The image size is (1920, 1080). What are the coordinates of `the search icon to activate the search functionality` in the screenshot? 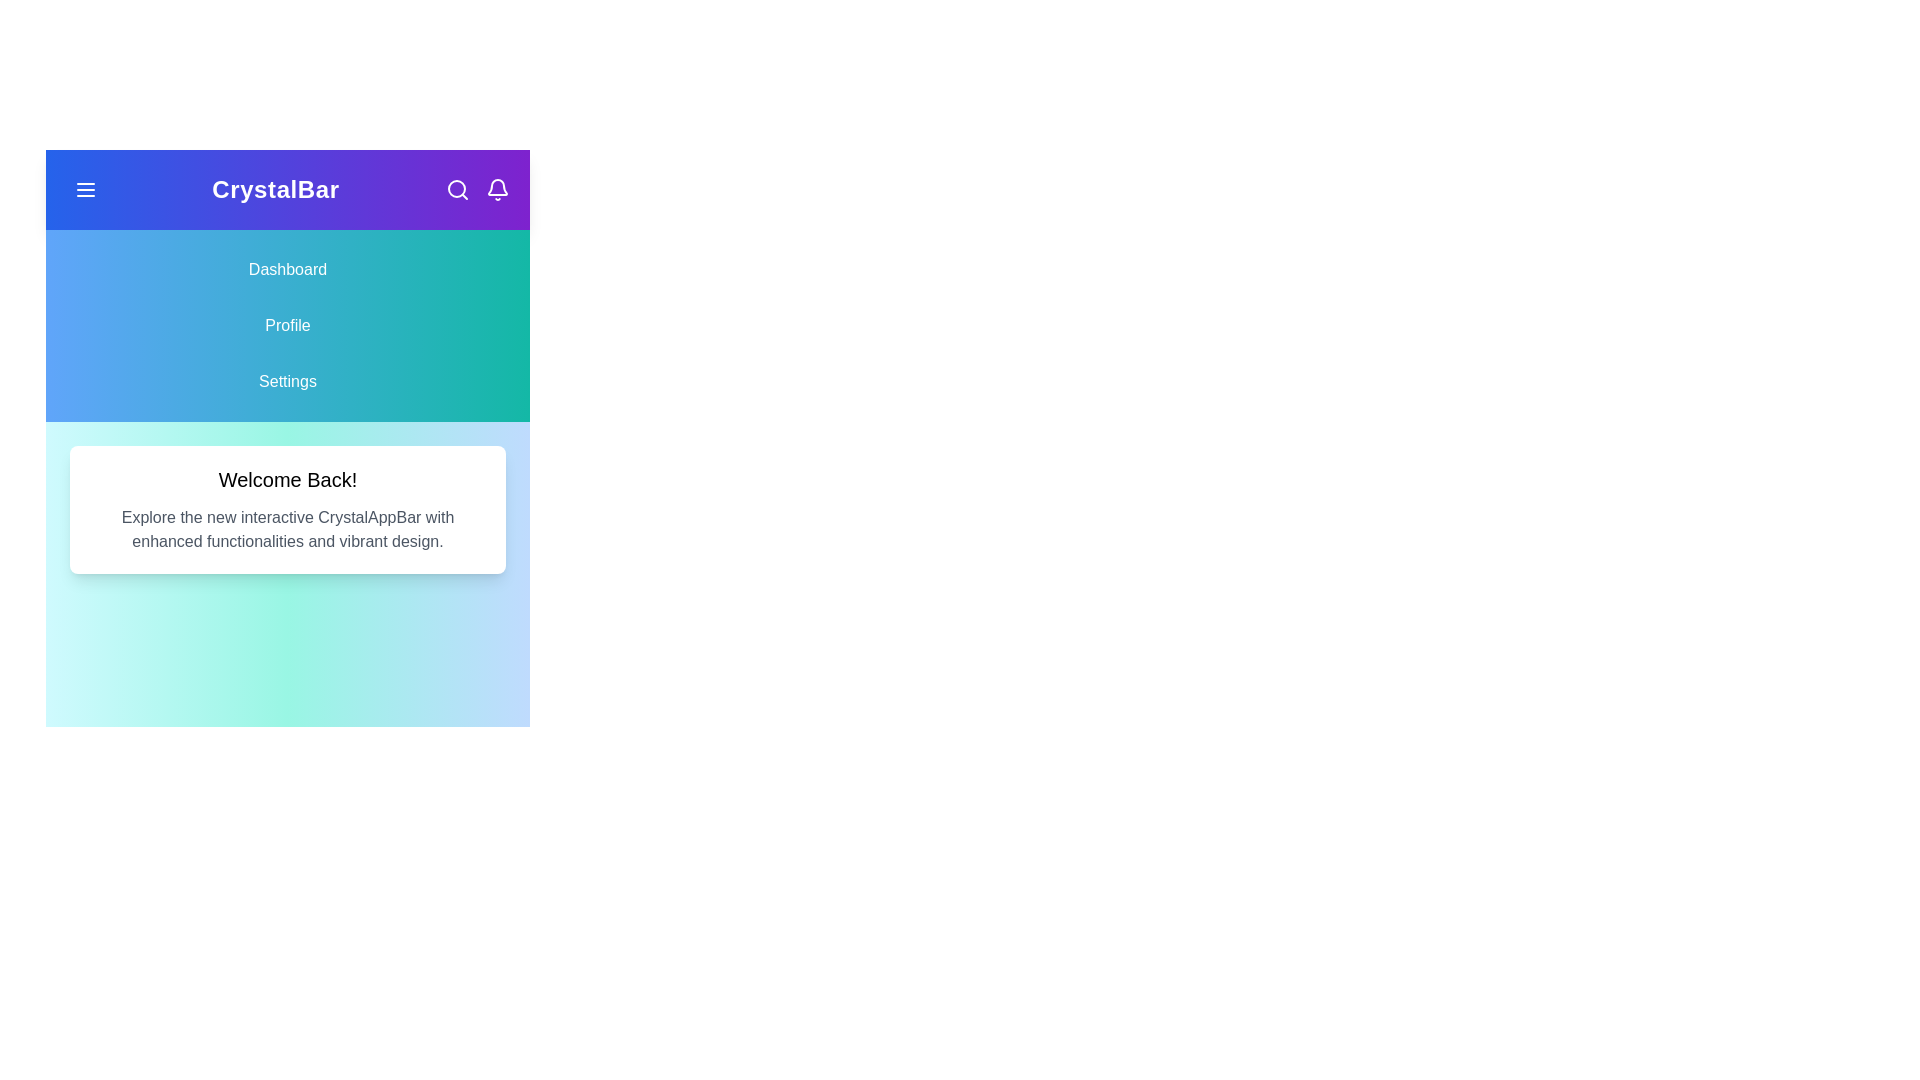 It's located at (456, 189).